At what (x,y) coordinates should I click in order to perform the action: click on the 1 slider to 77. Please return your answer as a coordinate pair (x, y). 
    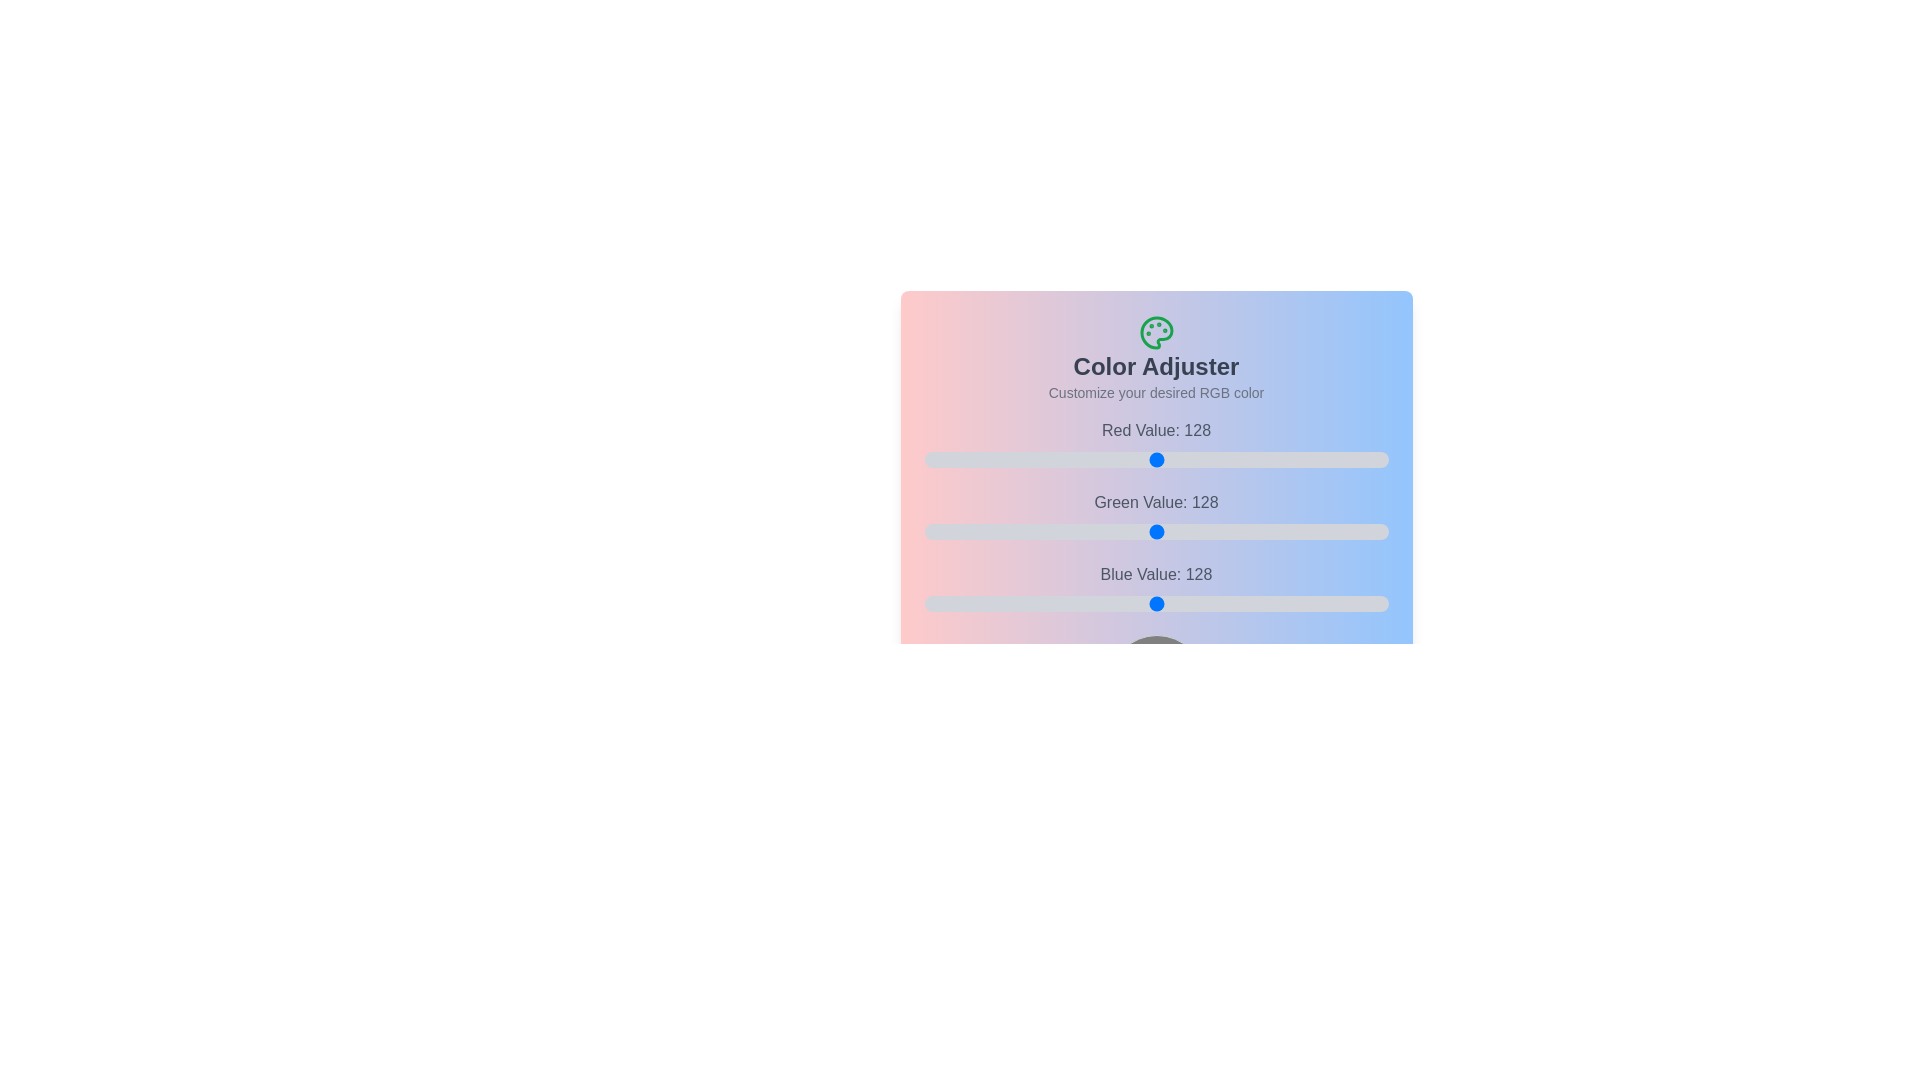
    Looking at the image, I should click on (1225, 531).